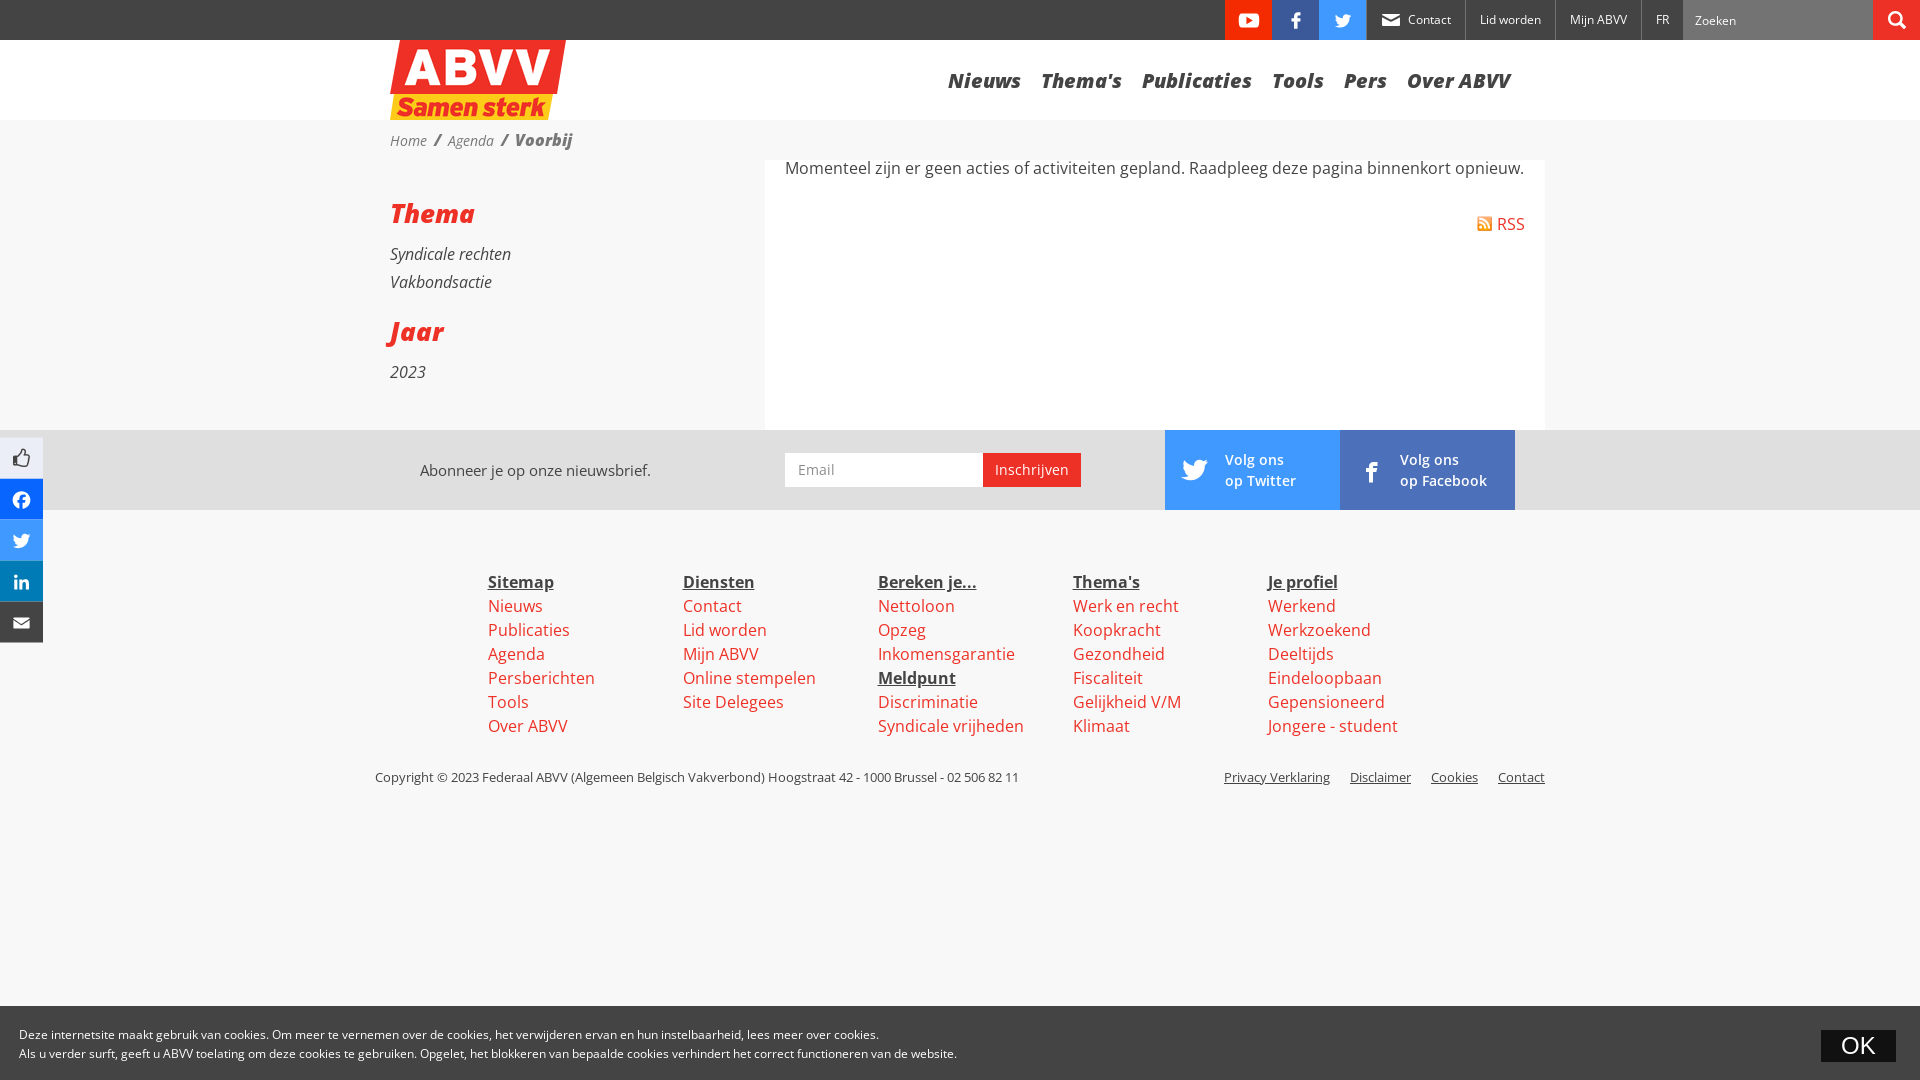 This screenshot has height=1080, width=1920. Describe the element at coordinates (1251, 470) in the screenshot. I see `'Volg ons` at that location.